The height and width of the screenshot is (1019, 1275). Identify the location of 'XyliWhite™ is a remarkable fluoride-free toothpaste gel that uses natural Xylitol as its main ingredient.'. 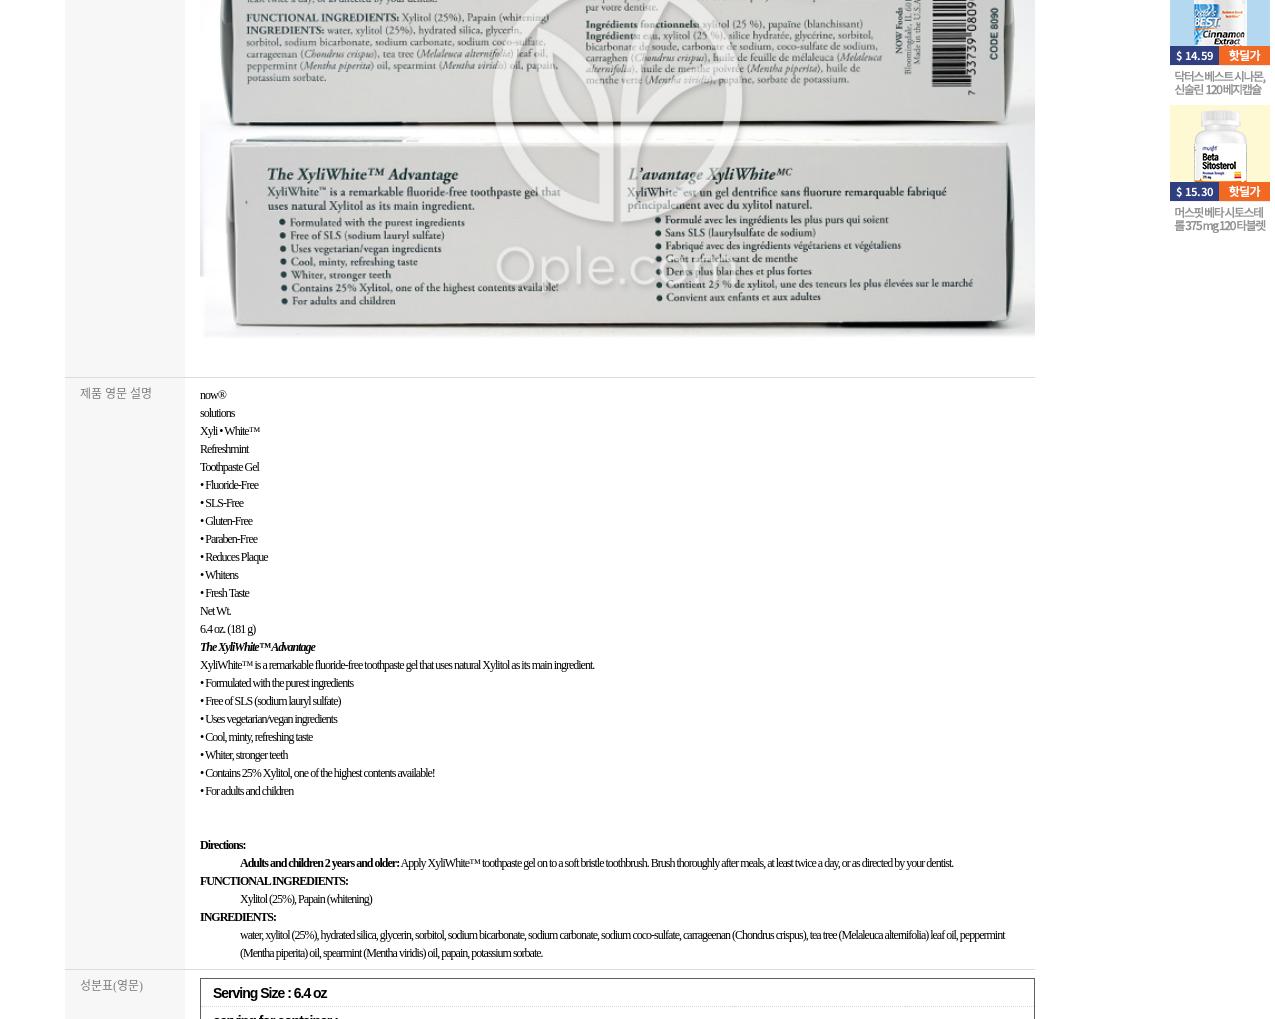
(397, 663).